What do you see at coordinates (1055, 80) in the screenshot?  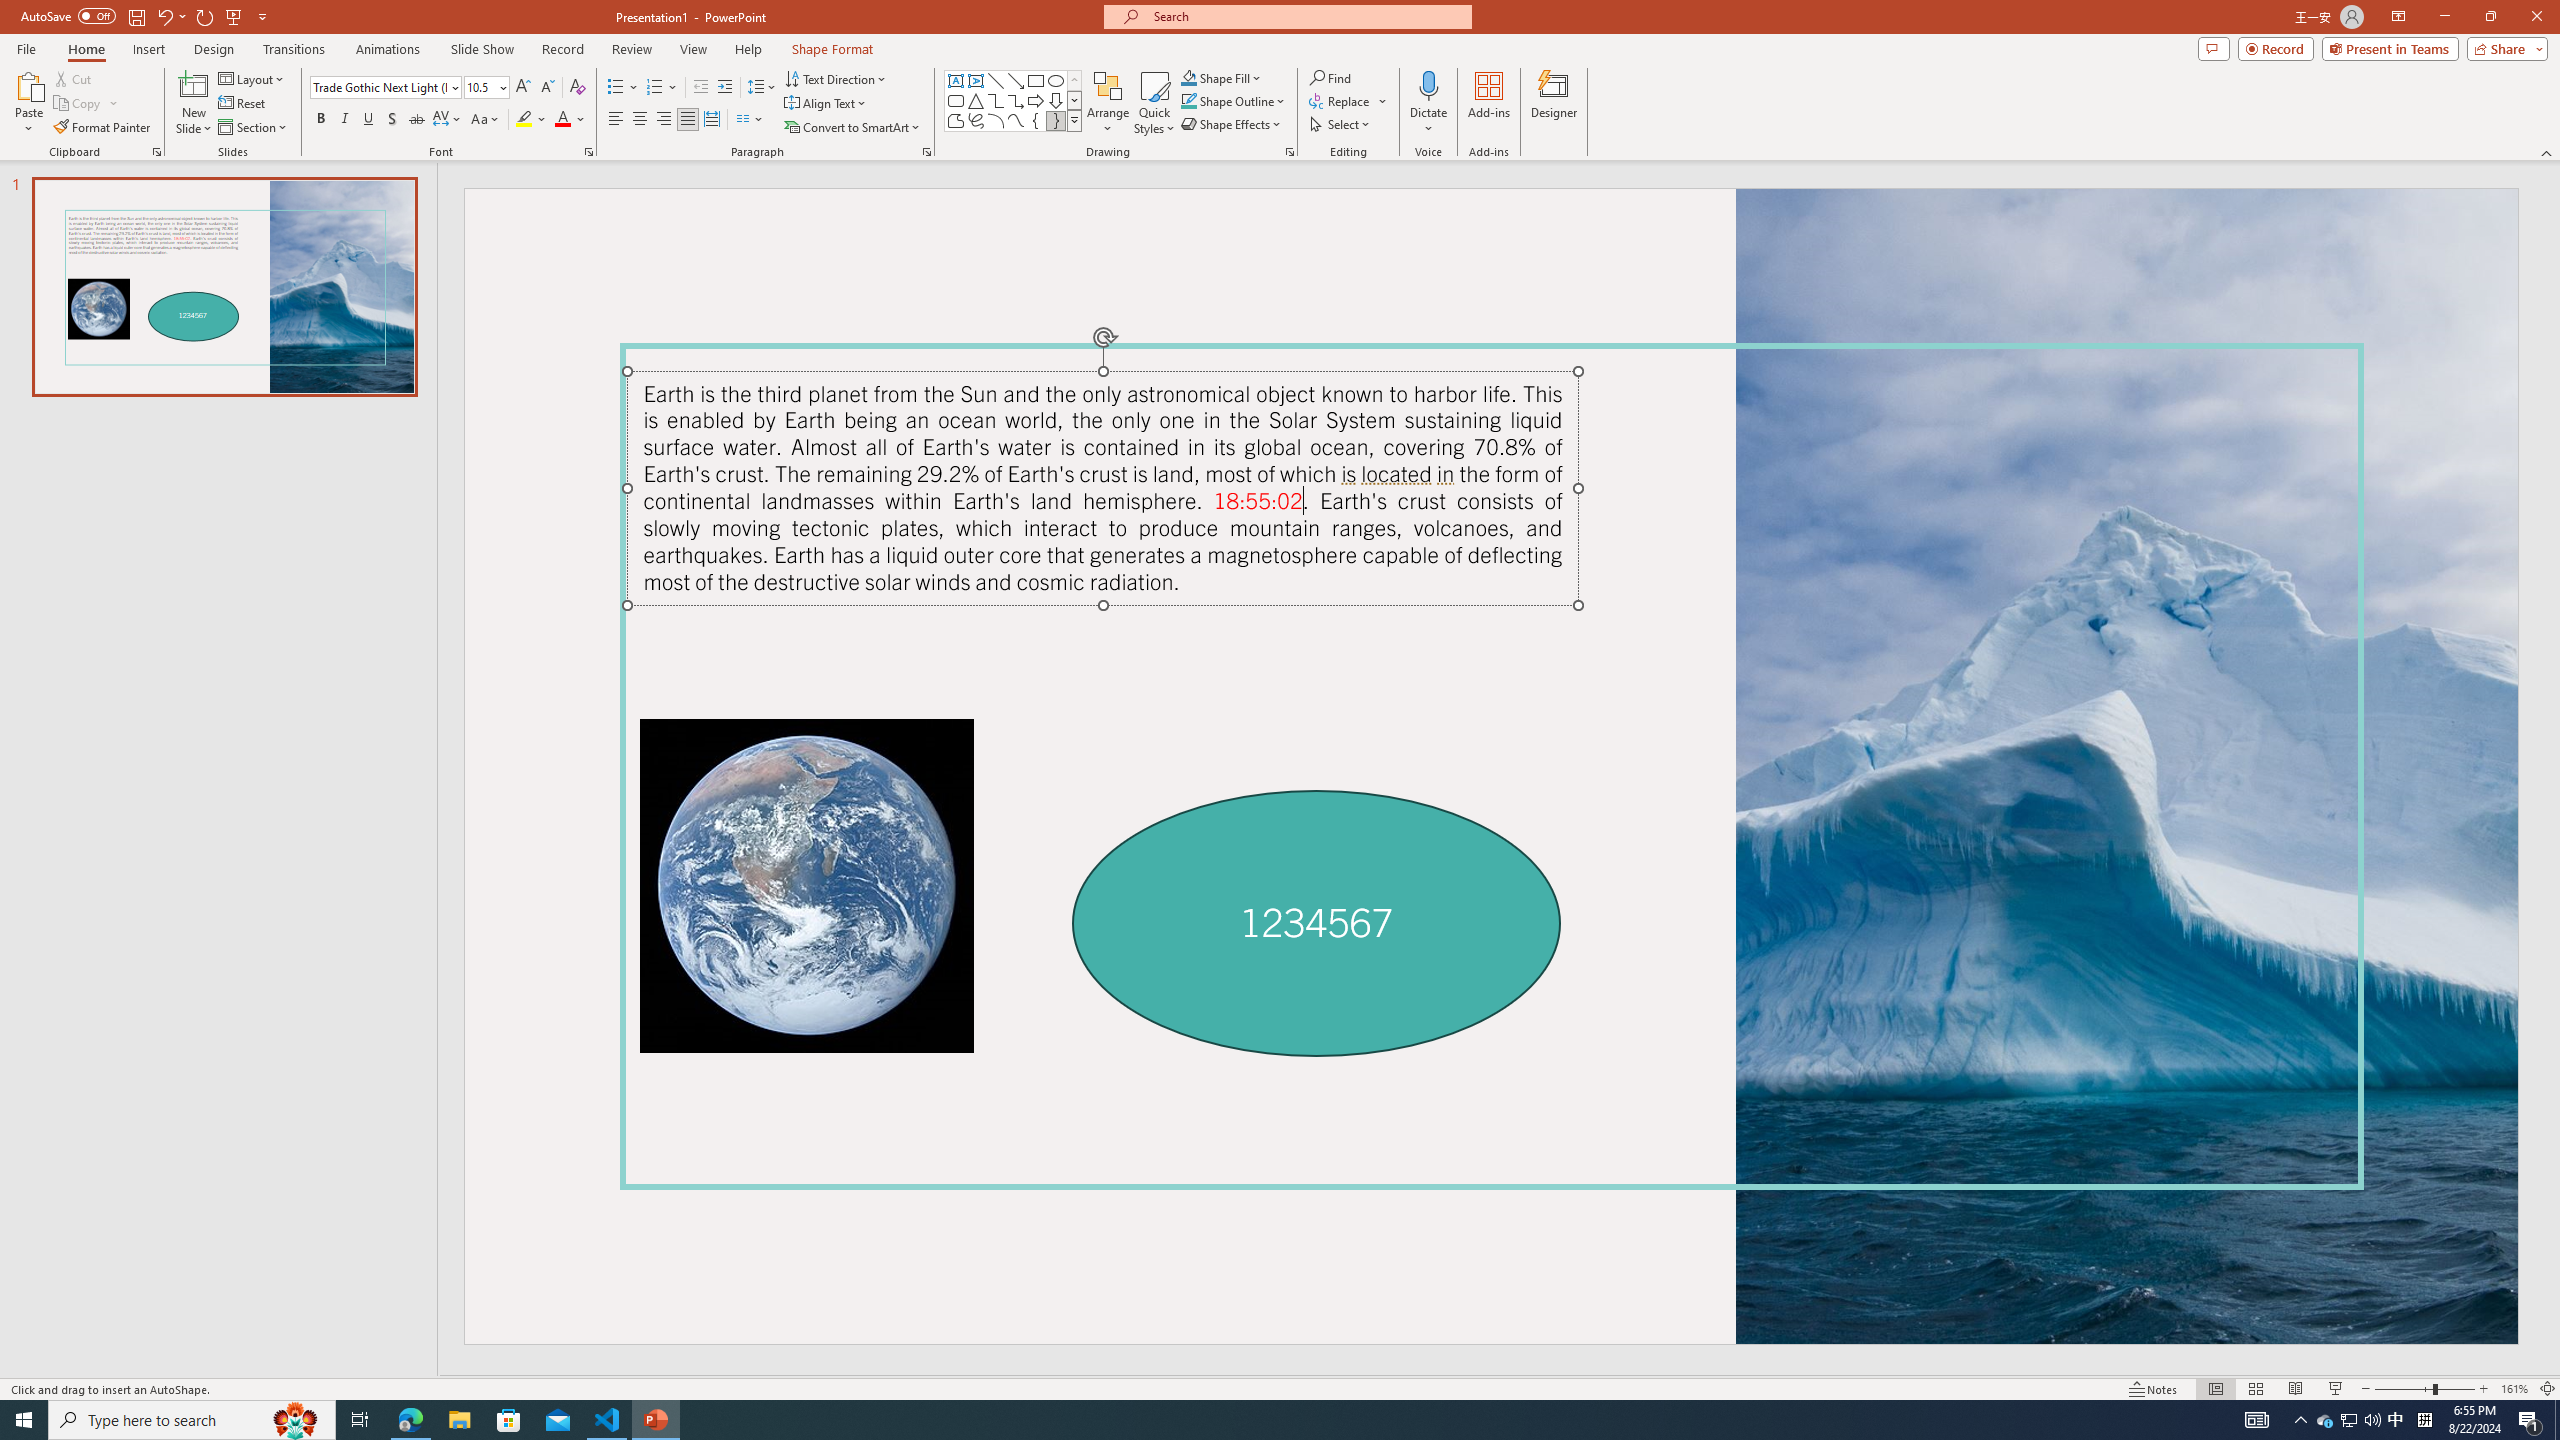 I see `'Oval'` at bounding box center [1055, 80].